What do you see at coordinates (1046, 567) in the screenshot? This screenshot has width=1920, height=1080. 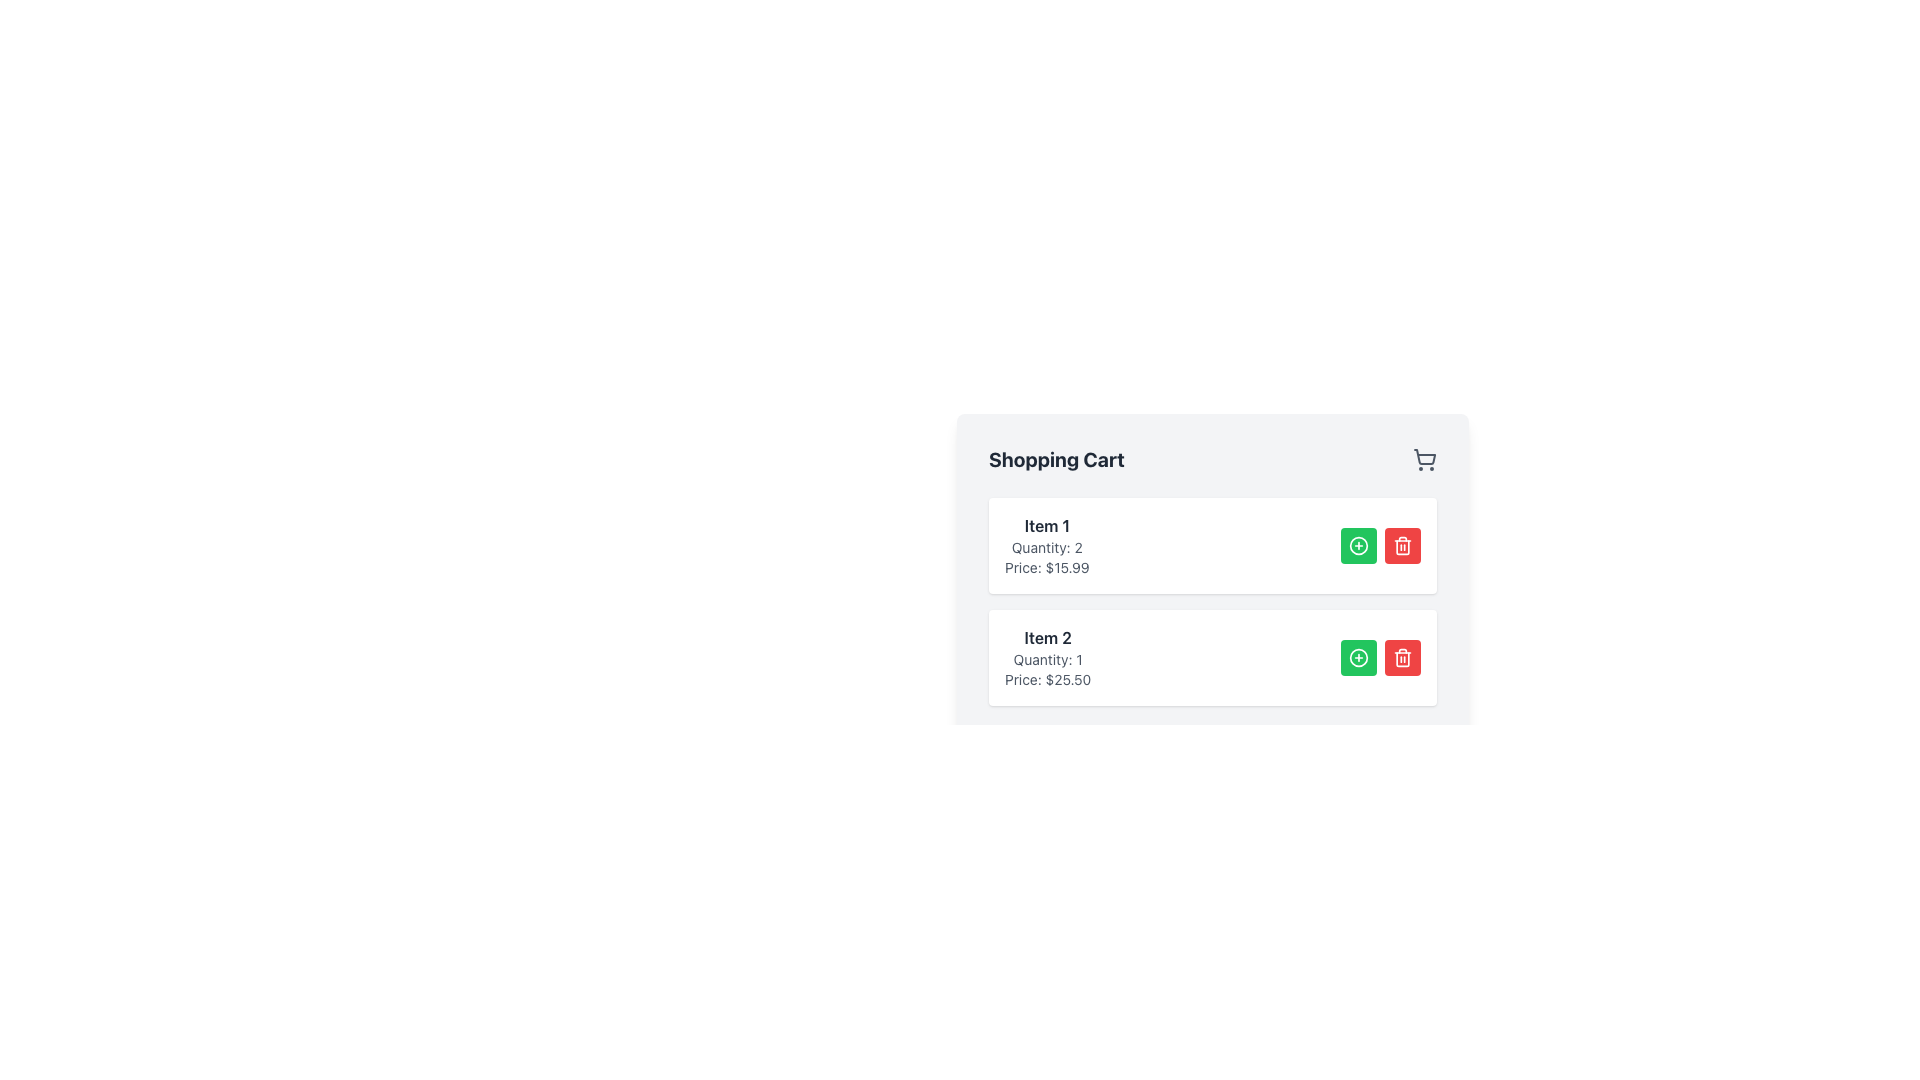 I see `the static text displaying the price of the item in the shopping cart, which is located below the 'Item 1' label and the 'Quantity: 2' text` at bounding box center [1046, 567].